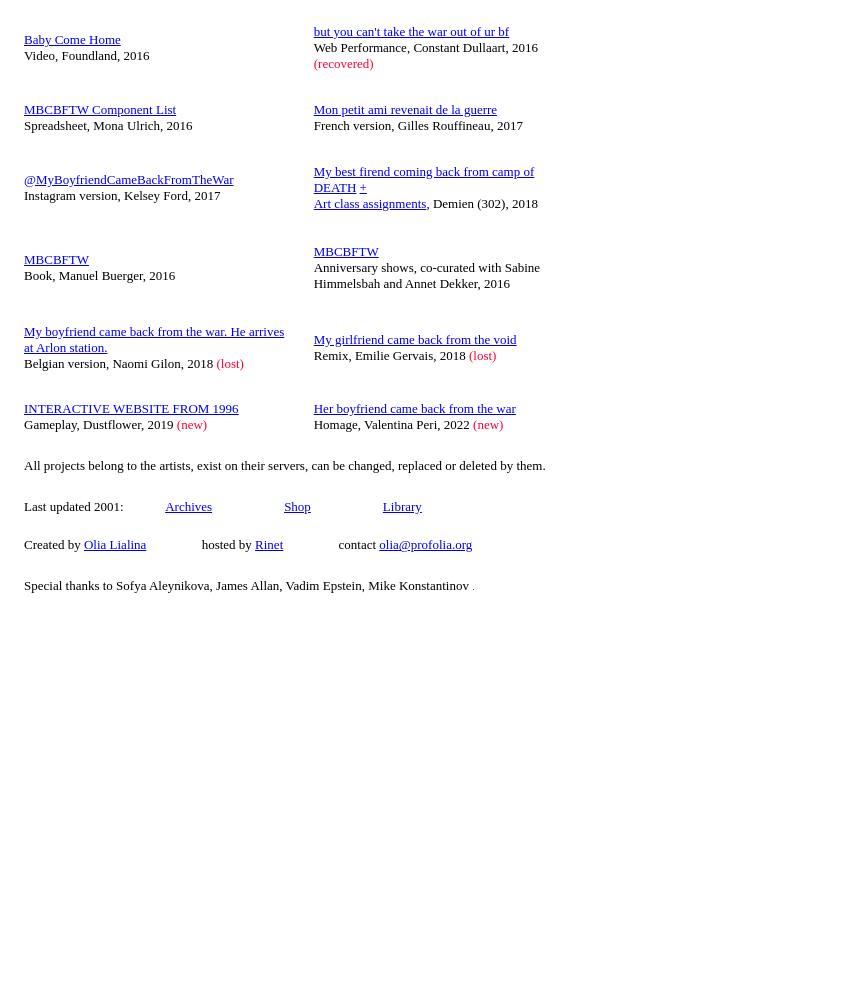 Image resolution: width=850 pixels, height=1000 pixels. What do you see at coordinates (330, 544) in the screenshot?
I see `'contact'` at bounding box center [330, 544].